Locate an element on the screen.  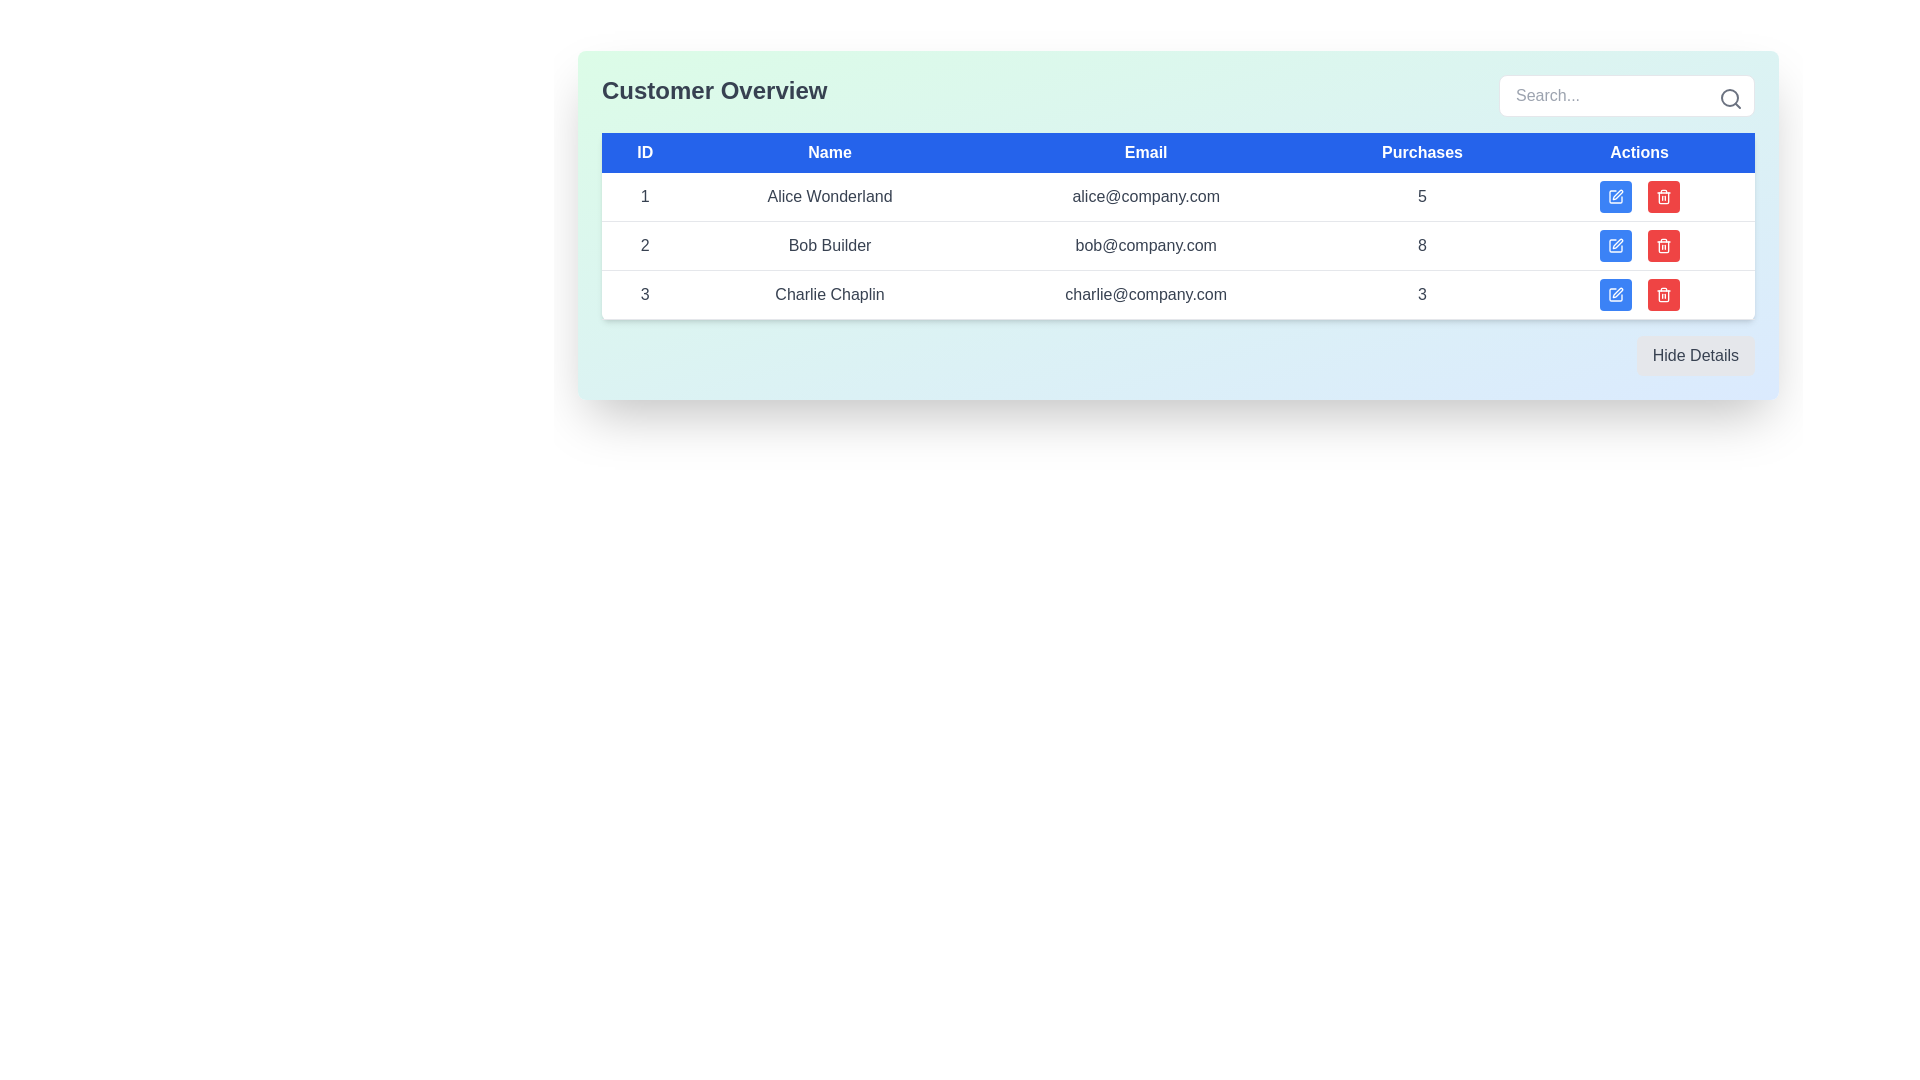
the square blue button with a white pen icon located in the 'Actions' column of the first row of the table is located at coordinates (1615, 196).